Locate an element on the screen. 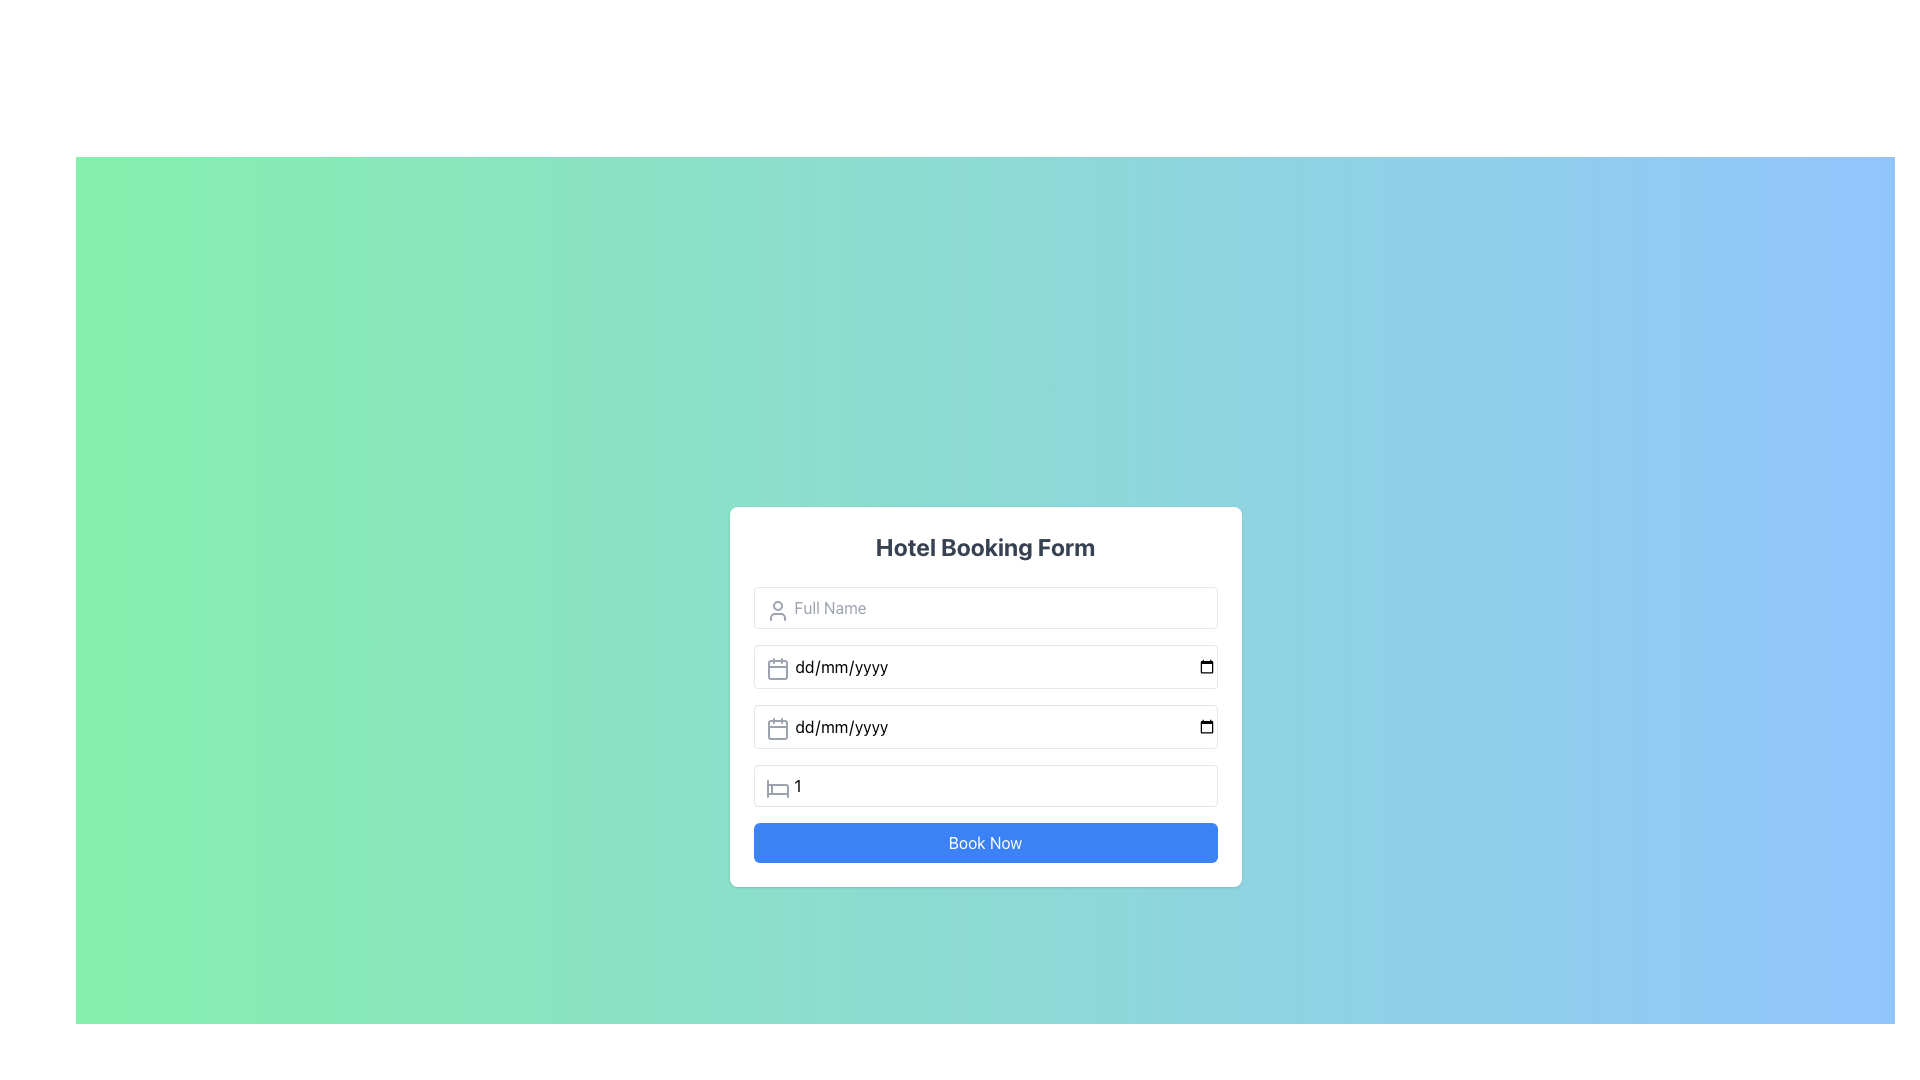 This screenshot has width=1920, height=1080. the calendar icon, which is a gray square with a minimalist design located to the left of the first date text field in the form is located at coordinates (776, 668).